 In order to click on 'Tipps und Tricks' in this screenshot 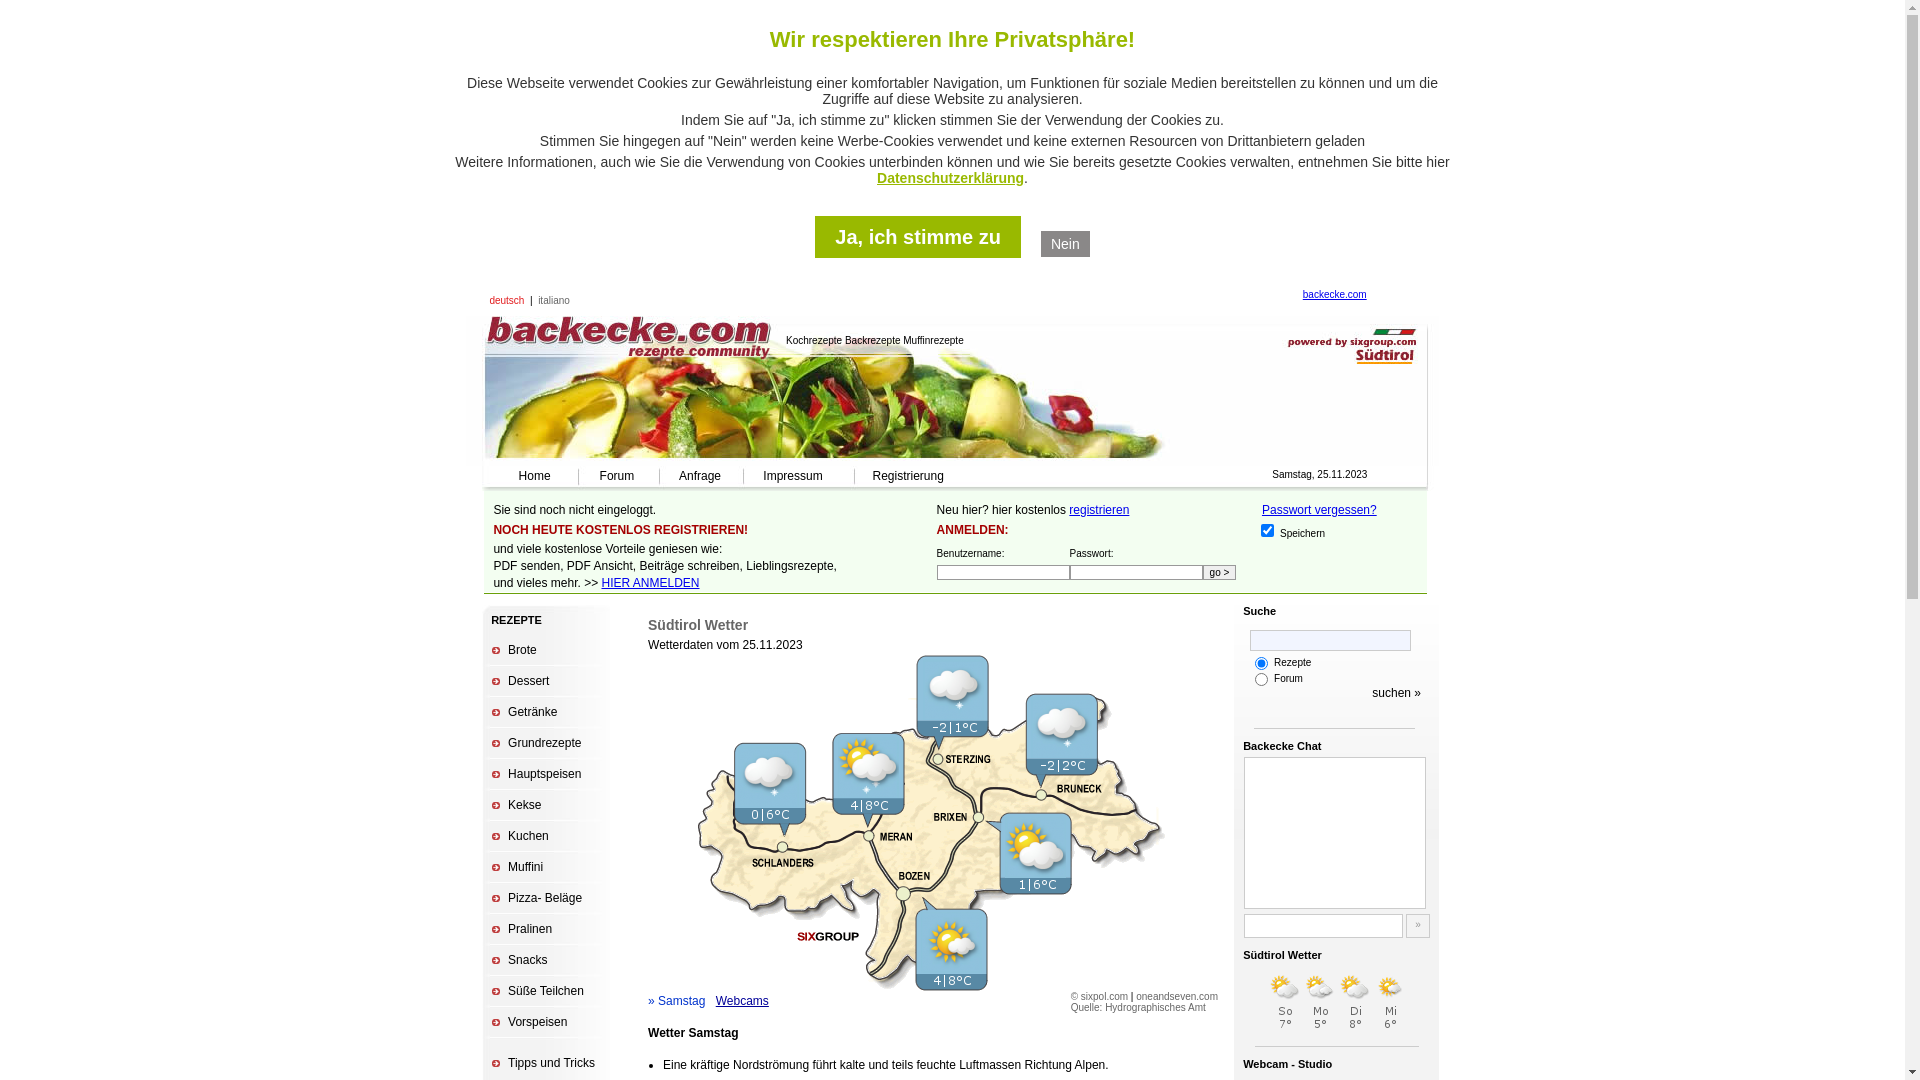, I will do `click(551, 1062)`.